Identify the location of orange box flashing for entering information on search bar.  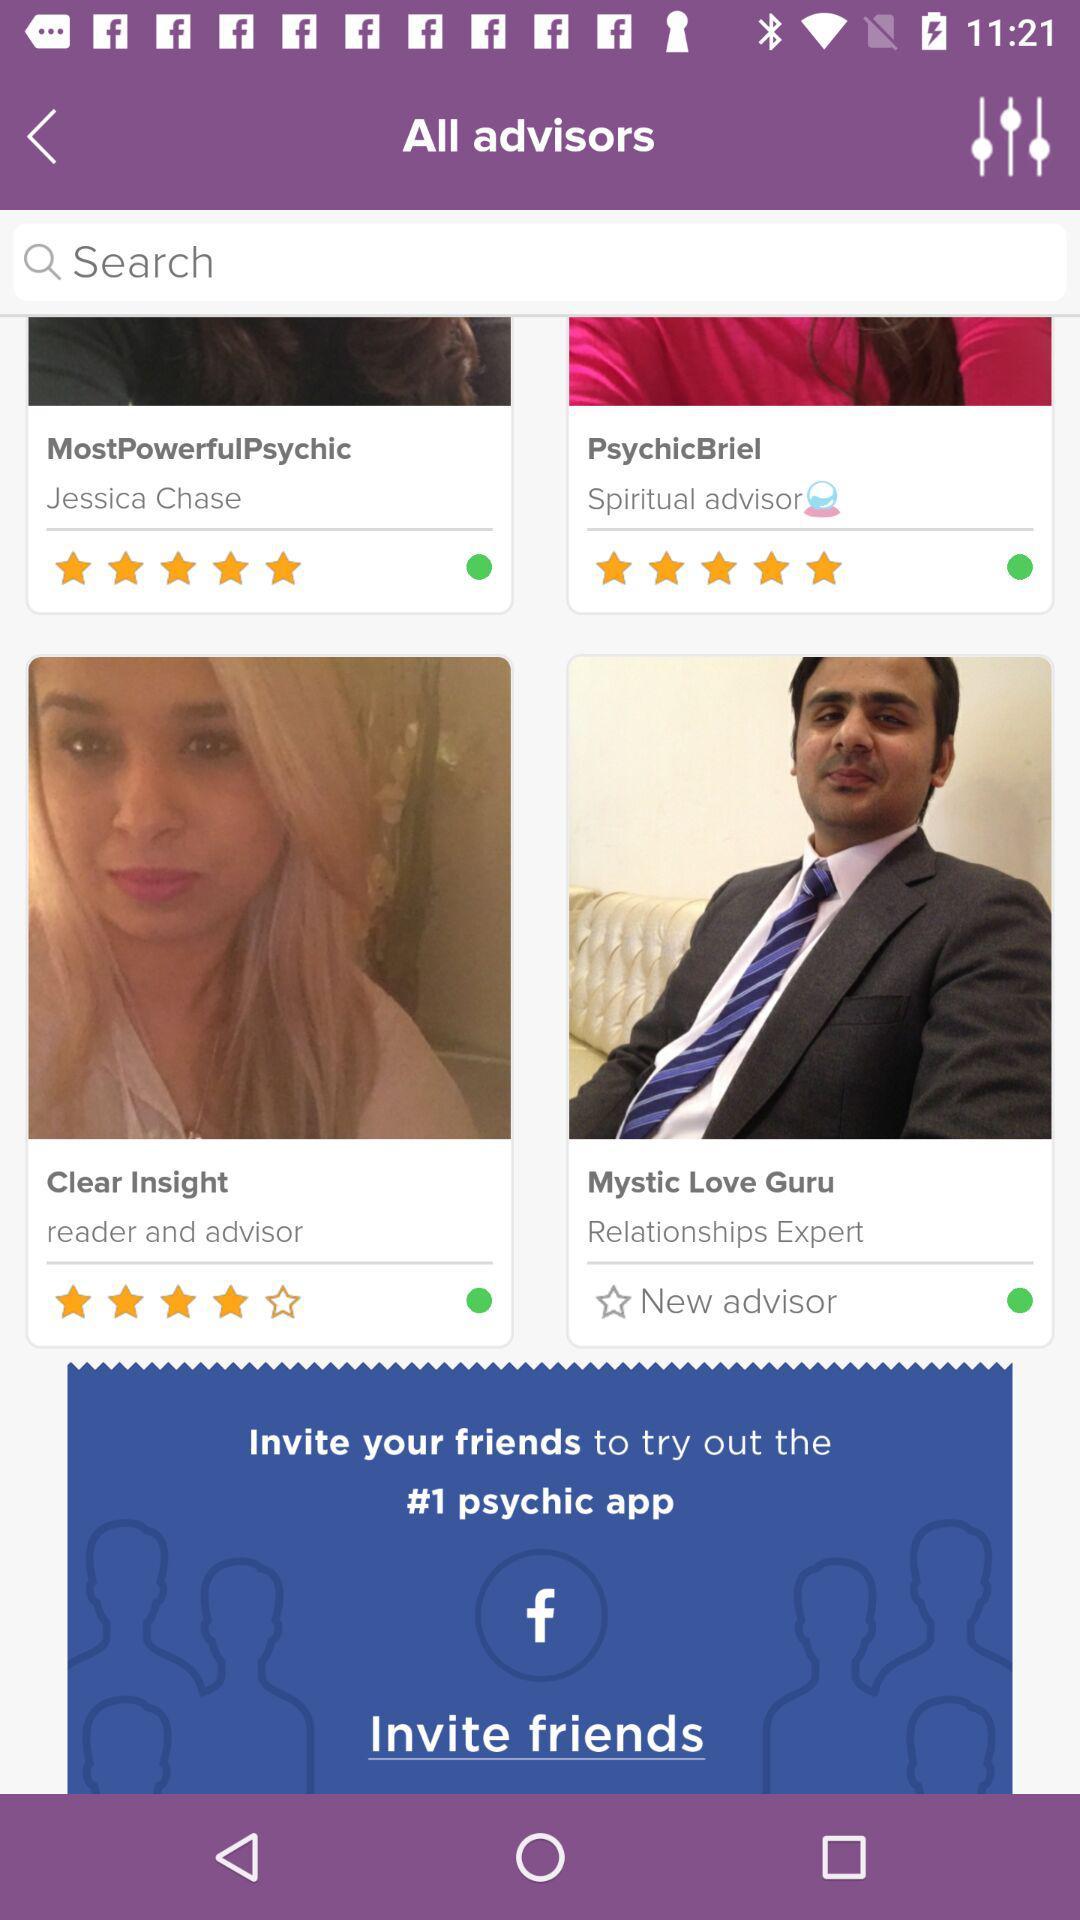
(540, 261).